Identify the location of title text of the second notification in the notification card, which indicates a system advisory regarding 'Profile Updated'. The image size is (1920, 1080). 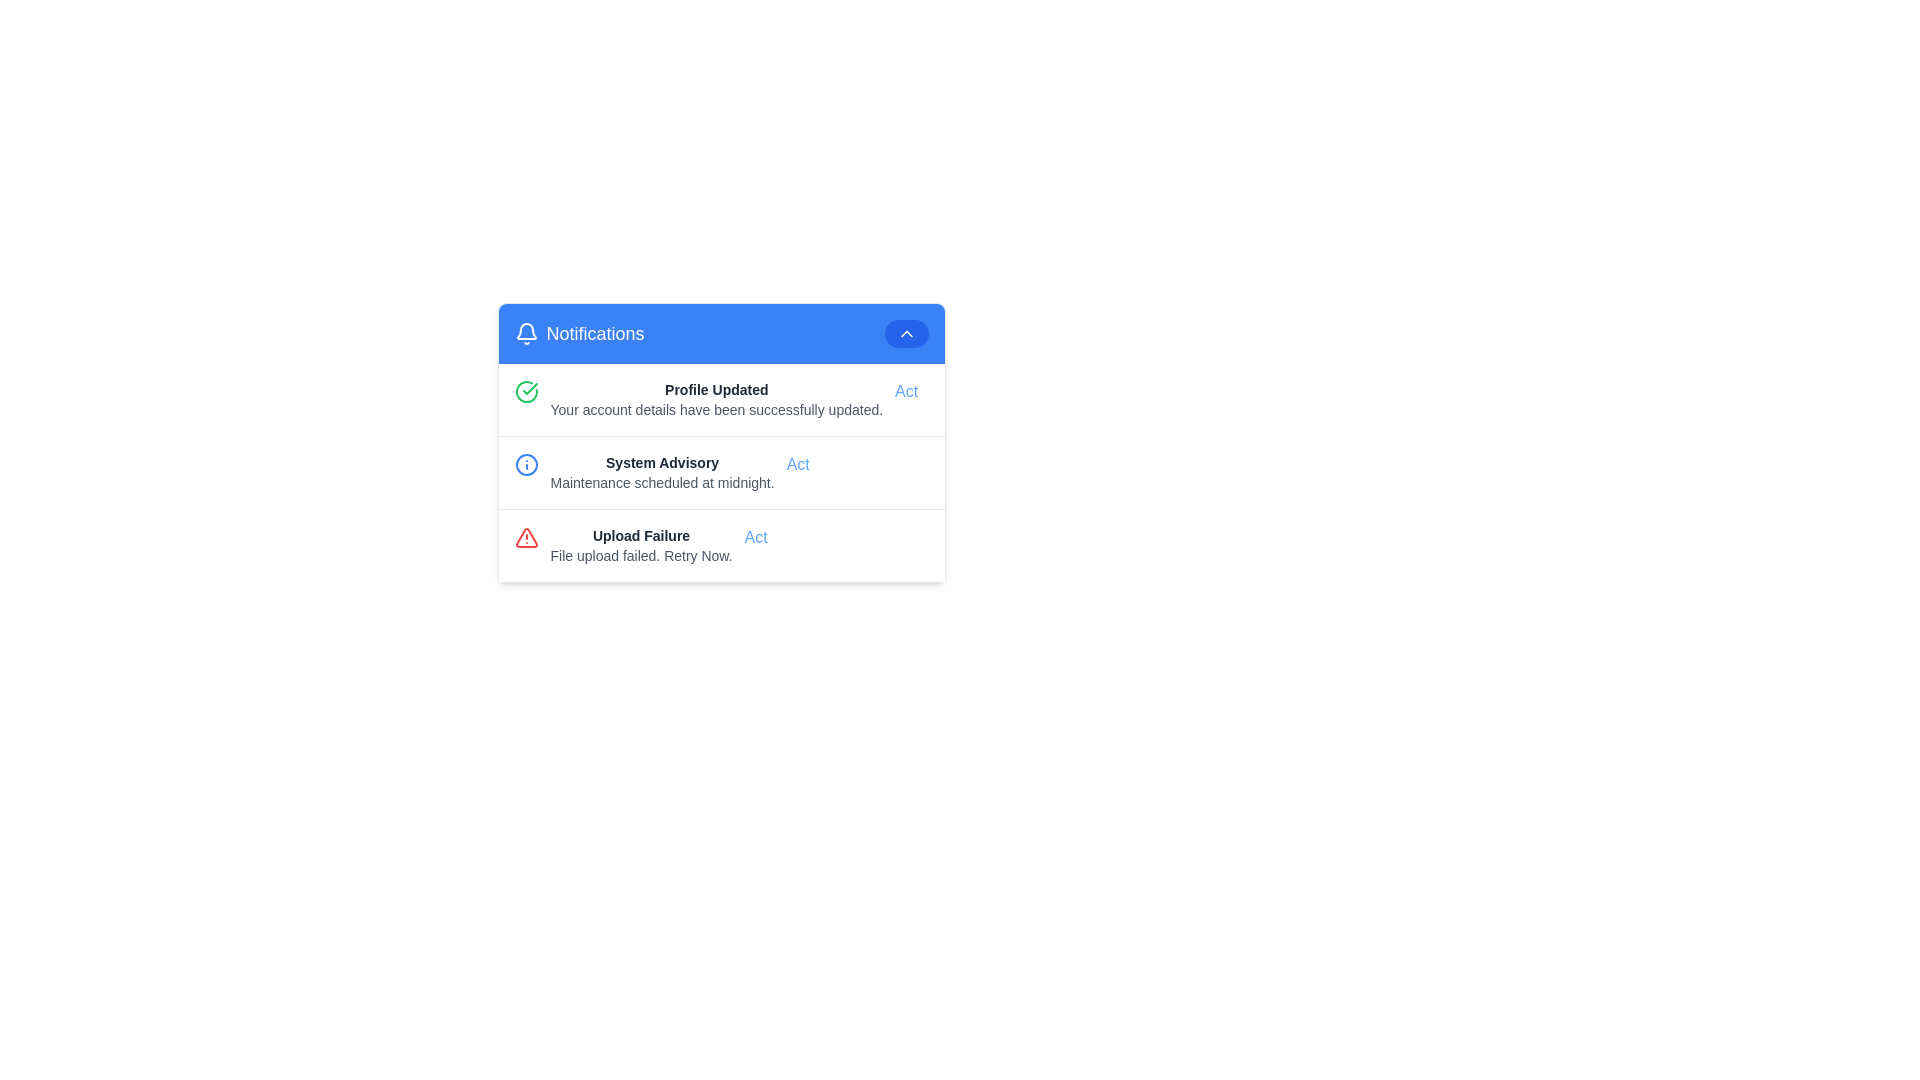
(662, 462).